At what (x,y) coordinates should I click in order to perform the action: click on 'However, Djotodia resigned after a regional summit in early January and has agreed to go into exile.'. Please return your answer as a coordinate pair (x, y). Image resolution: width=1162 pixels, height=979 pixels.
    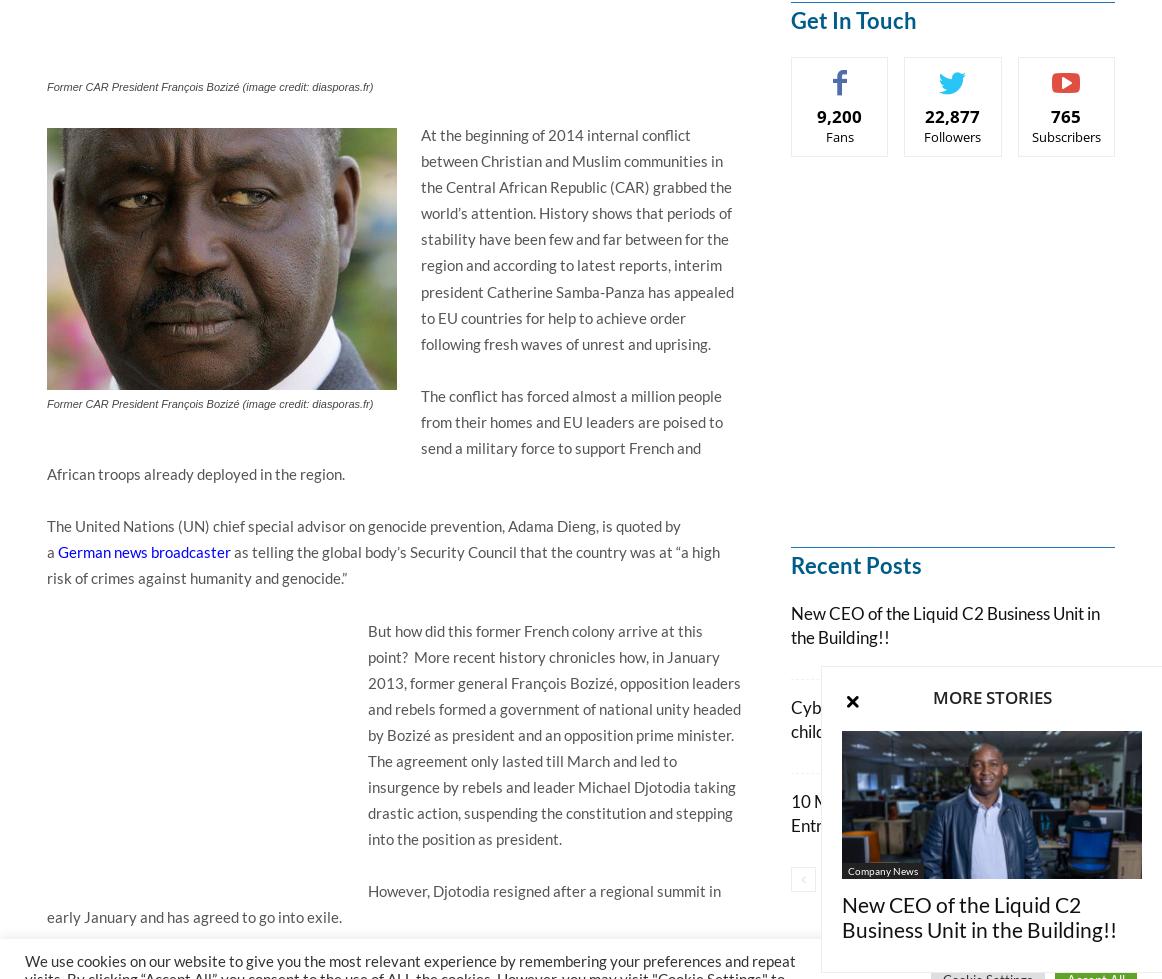
    Looking at the image, I should click on (45, 903).